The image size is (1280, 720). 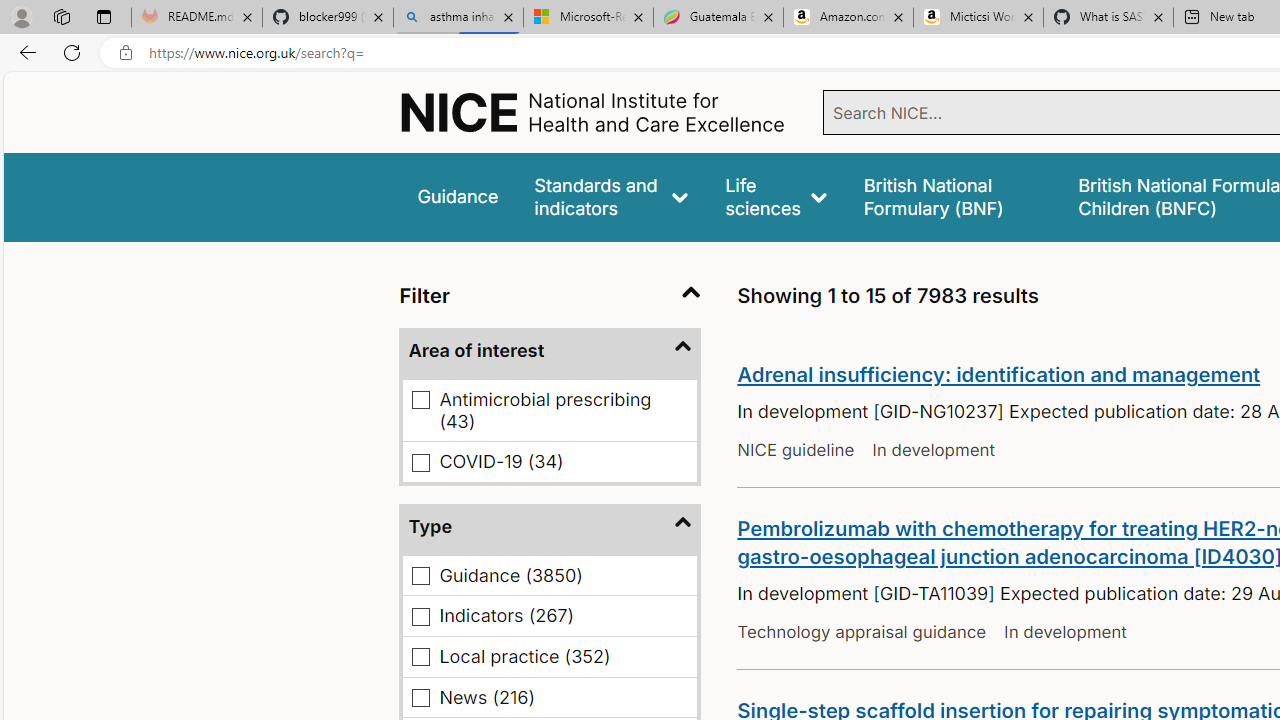 I want to click on 'Life sciences', so click(x=775, y=197).